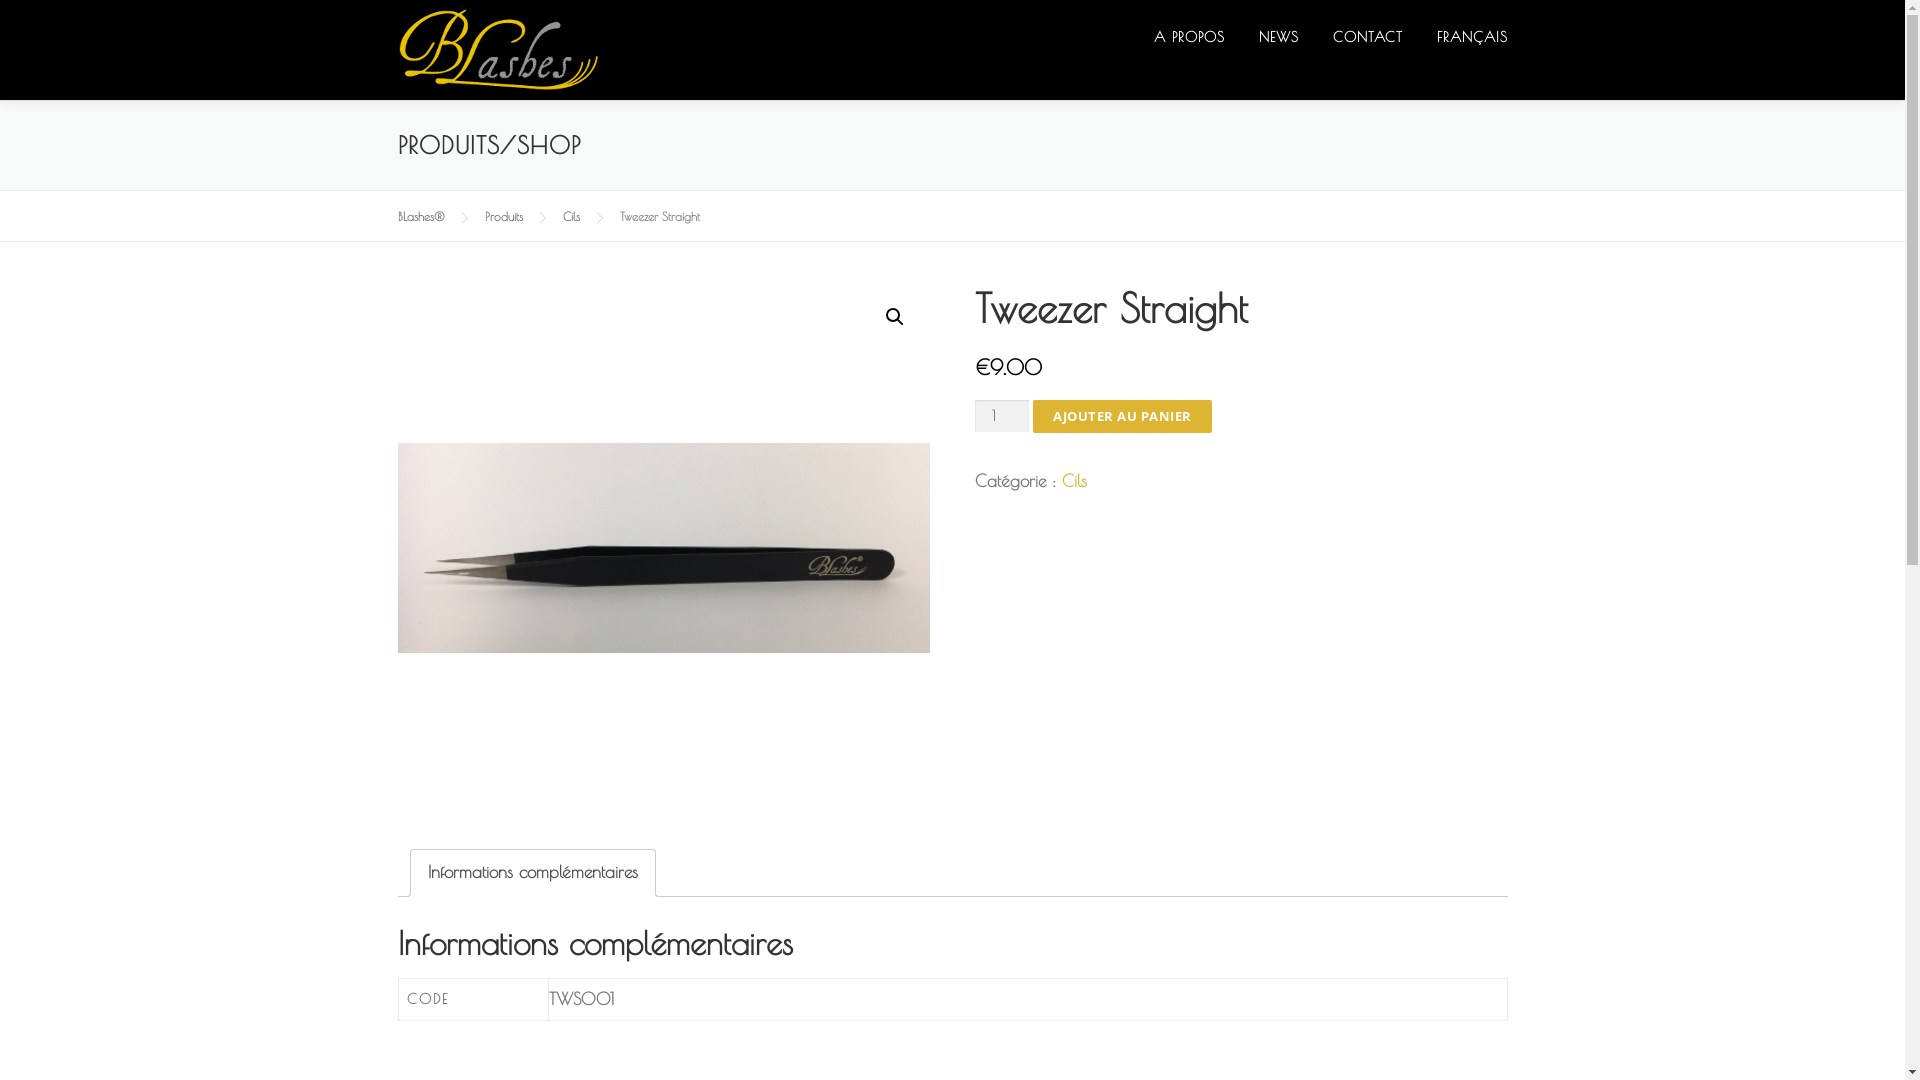 The image size is (1920, 1080). What do you see at coordinates (1188, 37) in the screenshot?
I see `'A PROPOS'` at bounding box center [1188, 37].